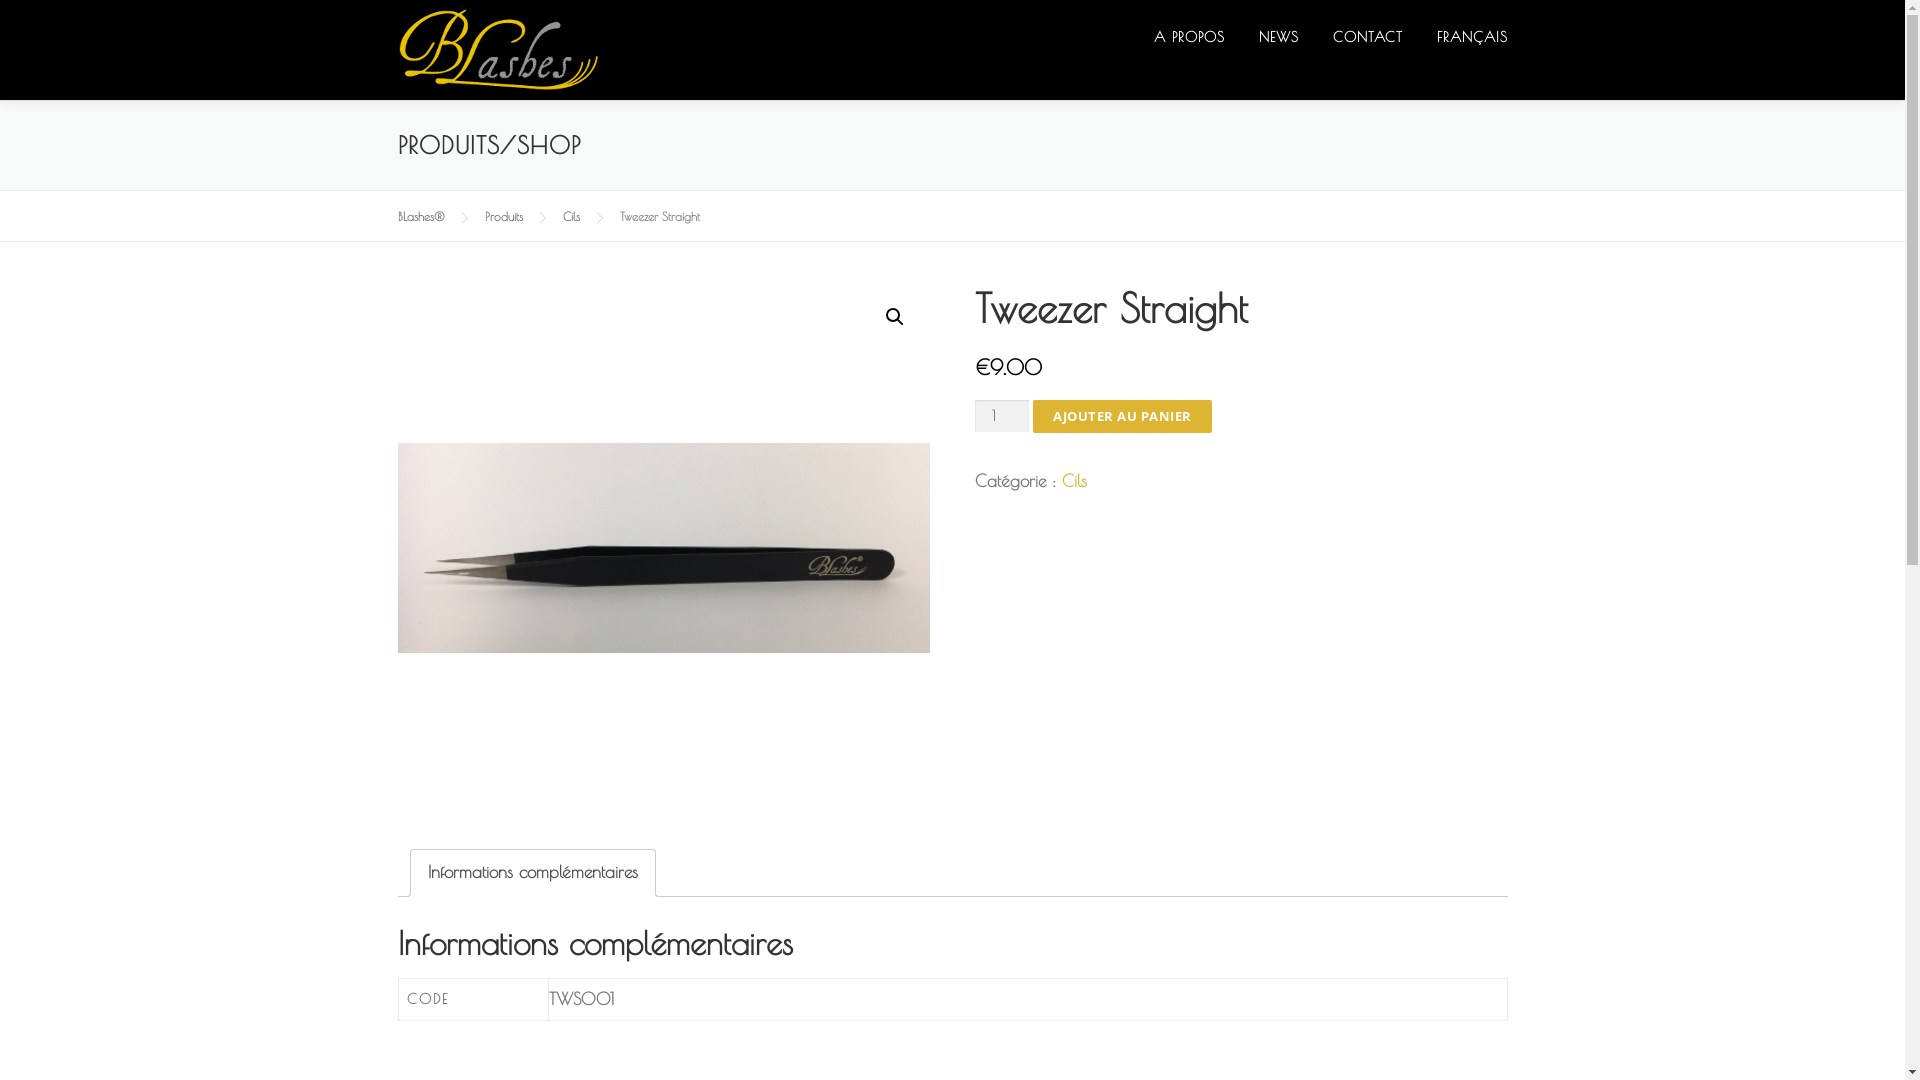 The image size is (1920, 1080). What do you see at coordinates (1188, 37) in the screenshot?
I see `'A PROPOS'` at bounding box center [1188, 37].